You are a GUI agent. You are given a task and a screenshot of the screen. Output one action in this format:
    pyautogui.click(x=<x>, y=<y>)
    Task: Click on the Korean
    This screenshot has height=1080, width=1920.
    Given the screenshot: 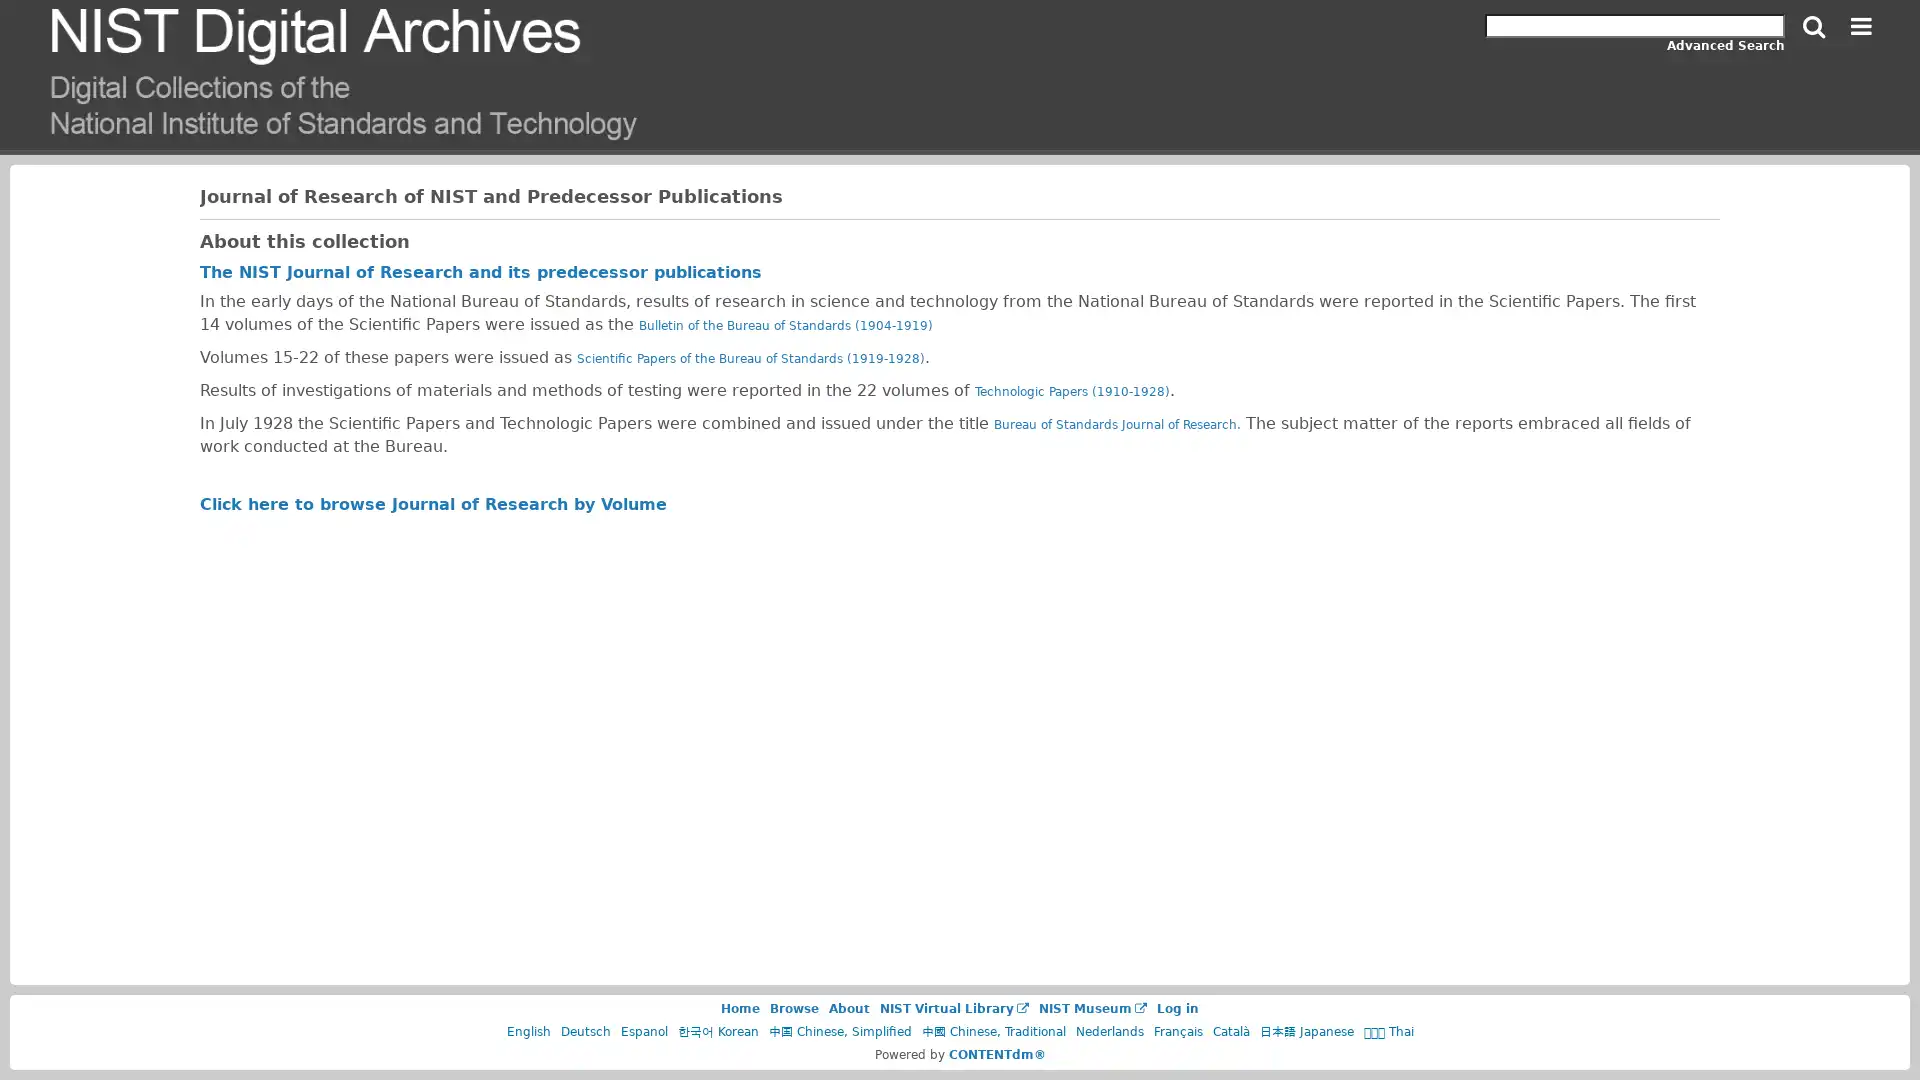 What is the action you would take?
    pyautogui.click(x=717, y=1032)
    